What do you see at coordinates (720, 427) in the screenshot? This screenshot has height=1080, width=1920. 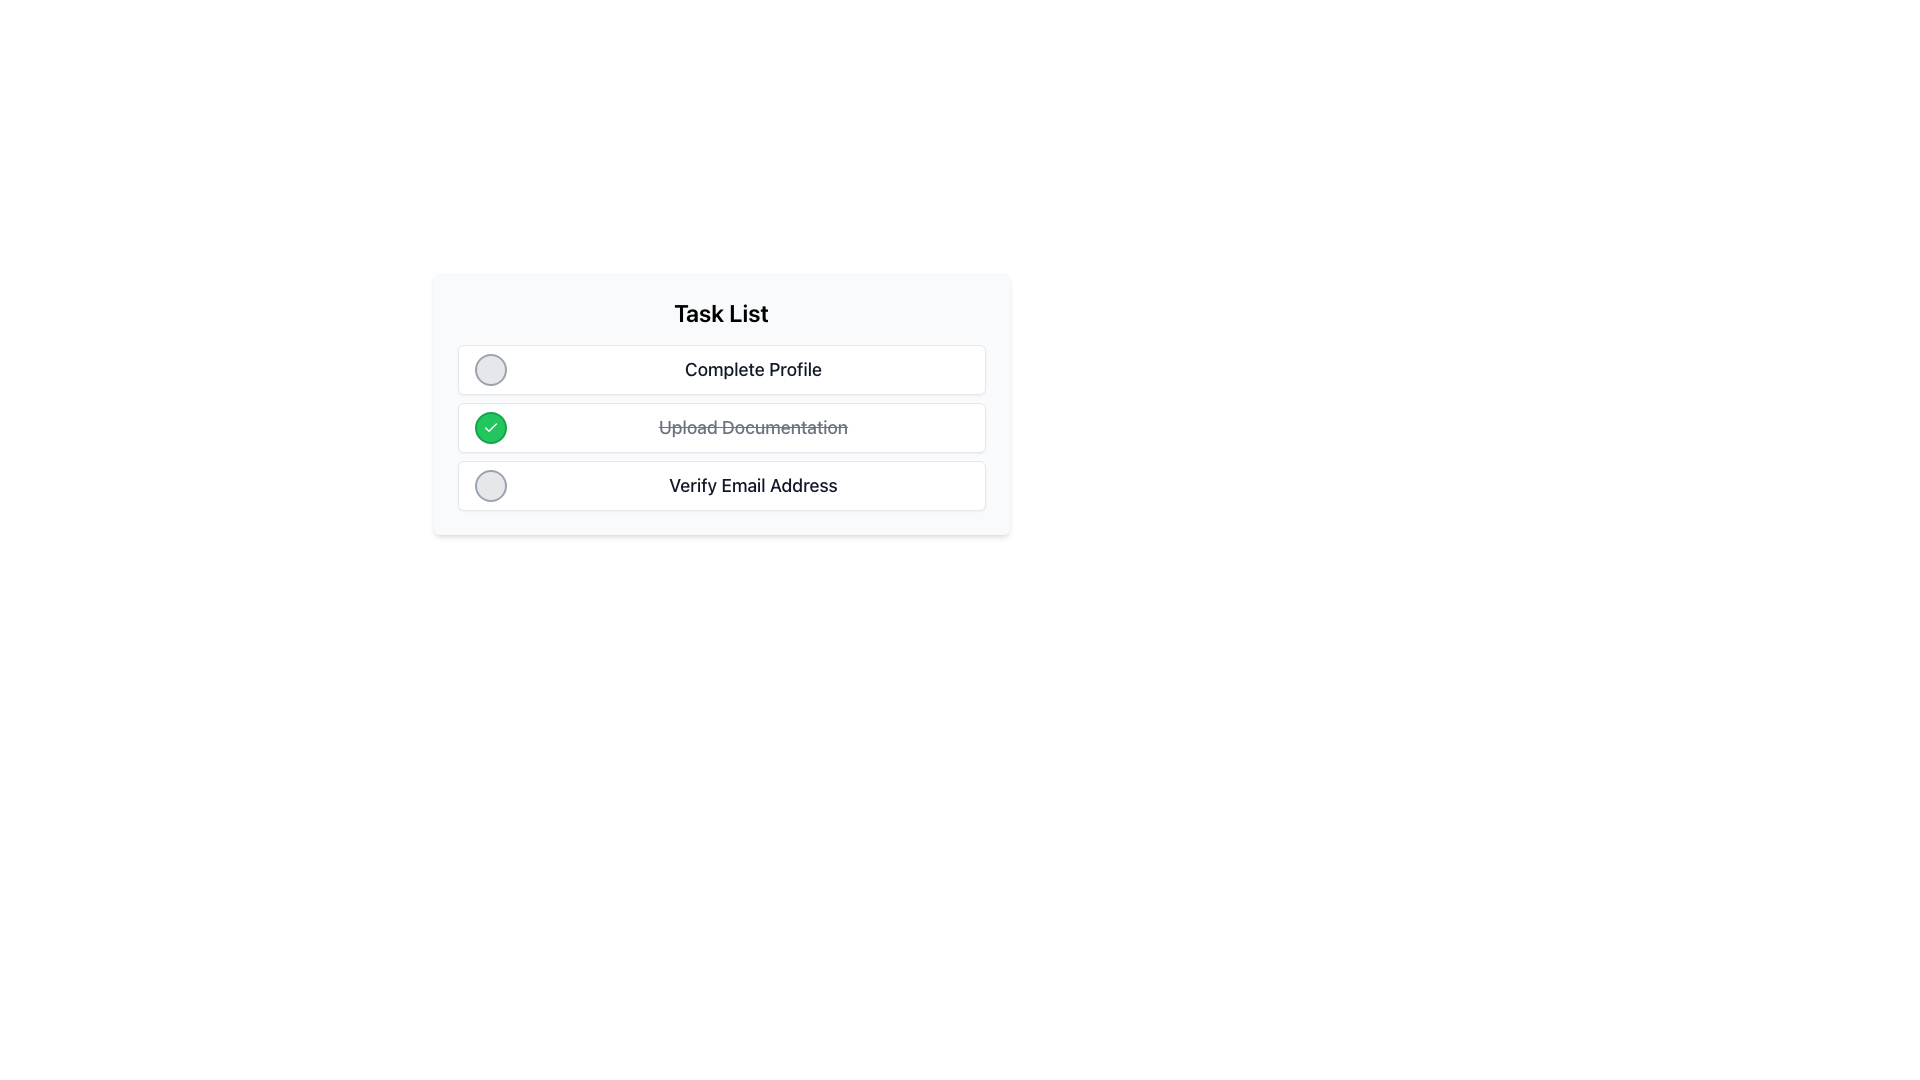 I see `the second list item in the task list, which indicates the status of 'Upload Documentation' with a green circle and a checkmark, styled with a strikethrough font` at bounding box center [720, 427].